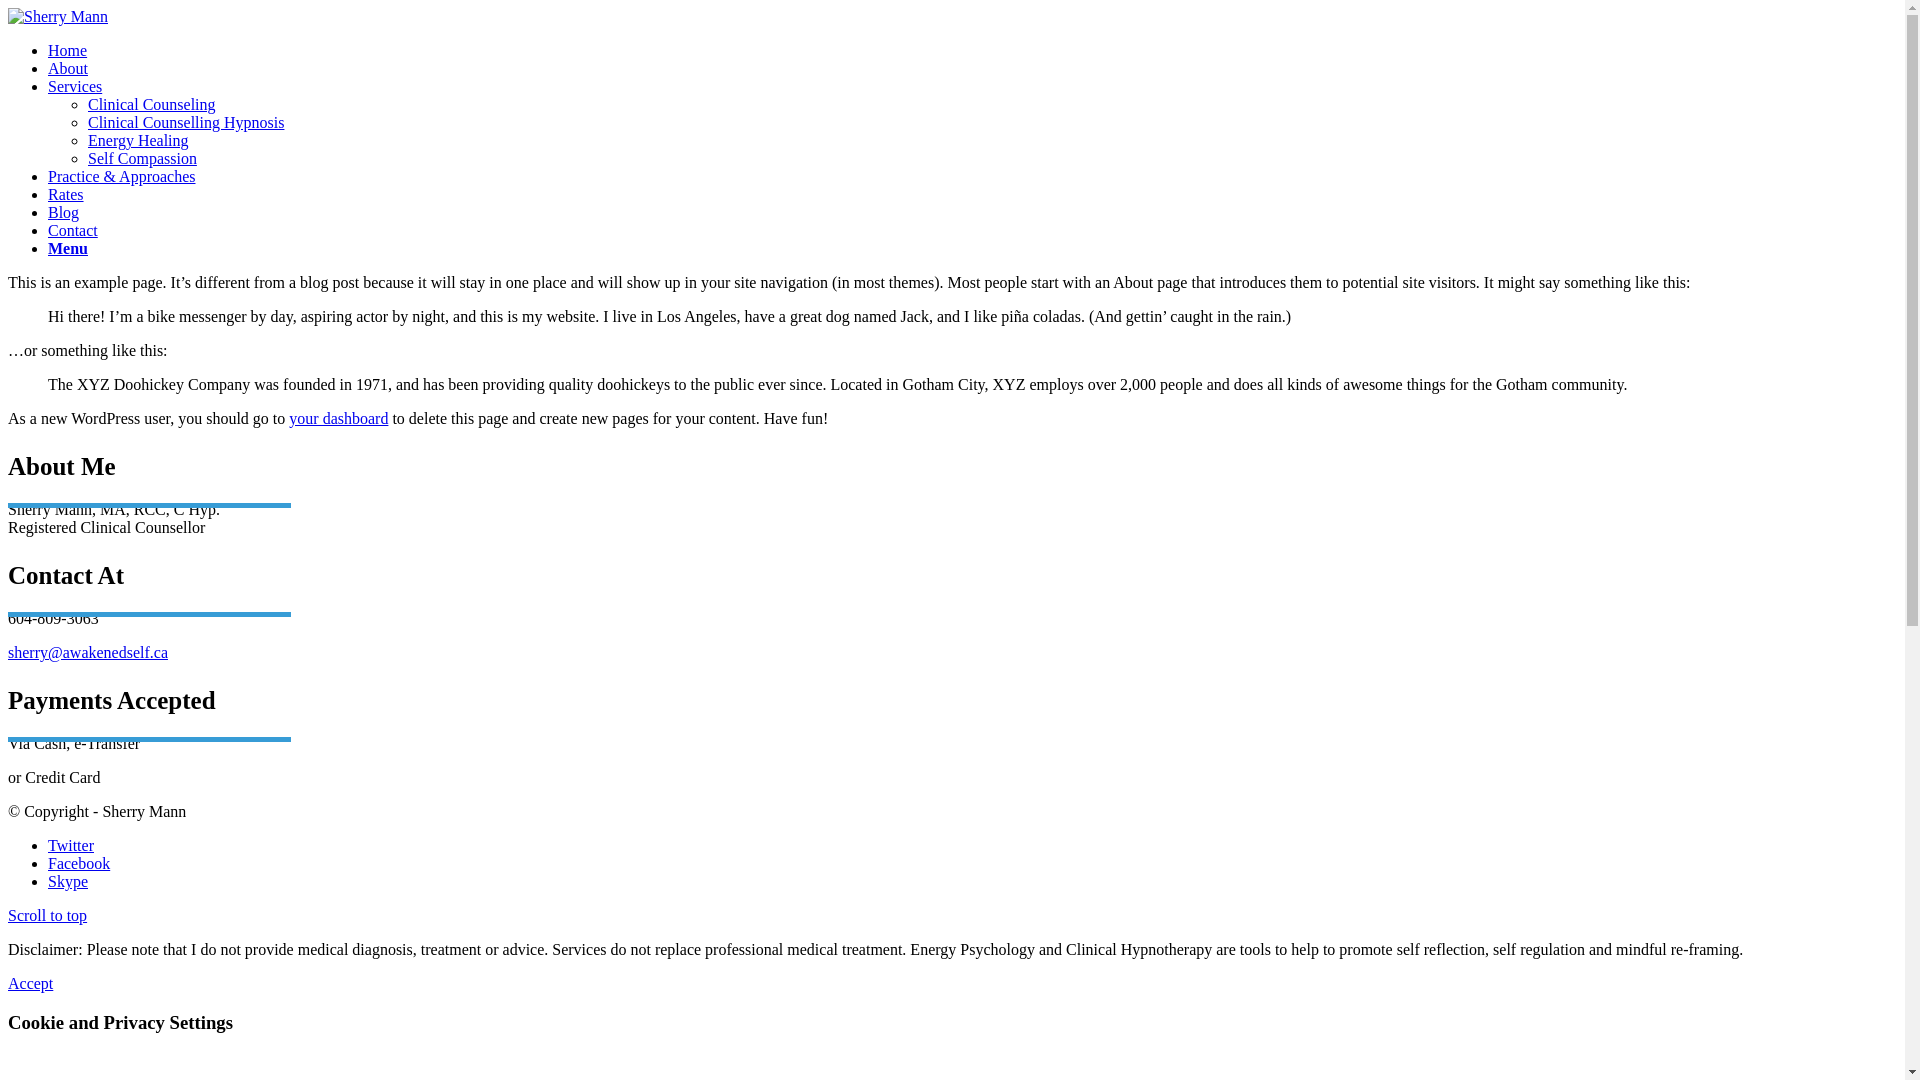 Image resolution: width=1920 pixels, height=1080 pixels. What do you see at coordinates (48, 85) in the screenshot?
I see `'Services'` at bounding box center [48, 85].